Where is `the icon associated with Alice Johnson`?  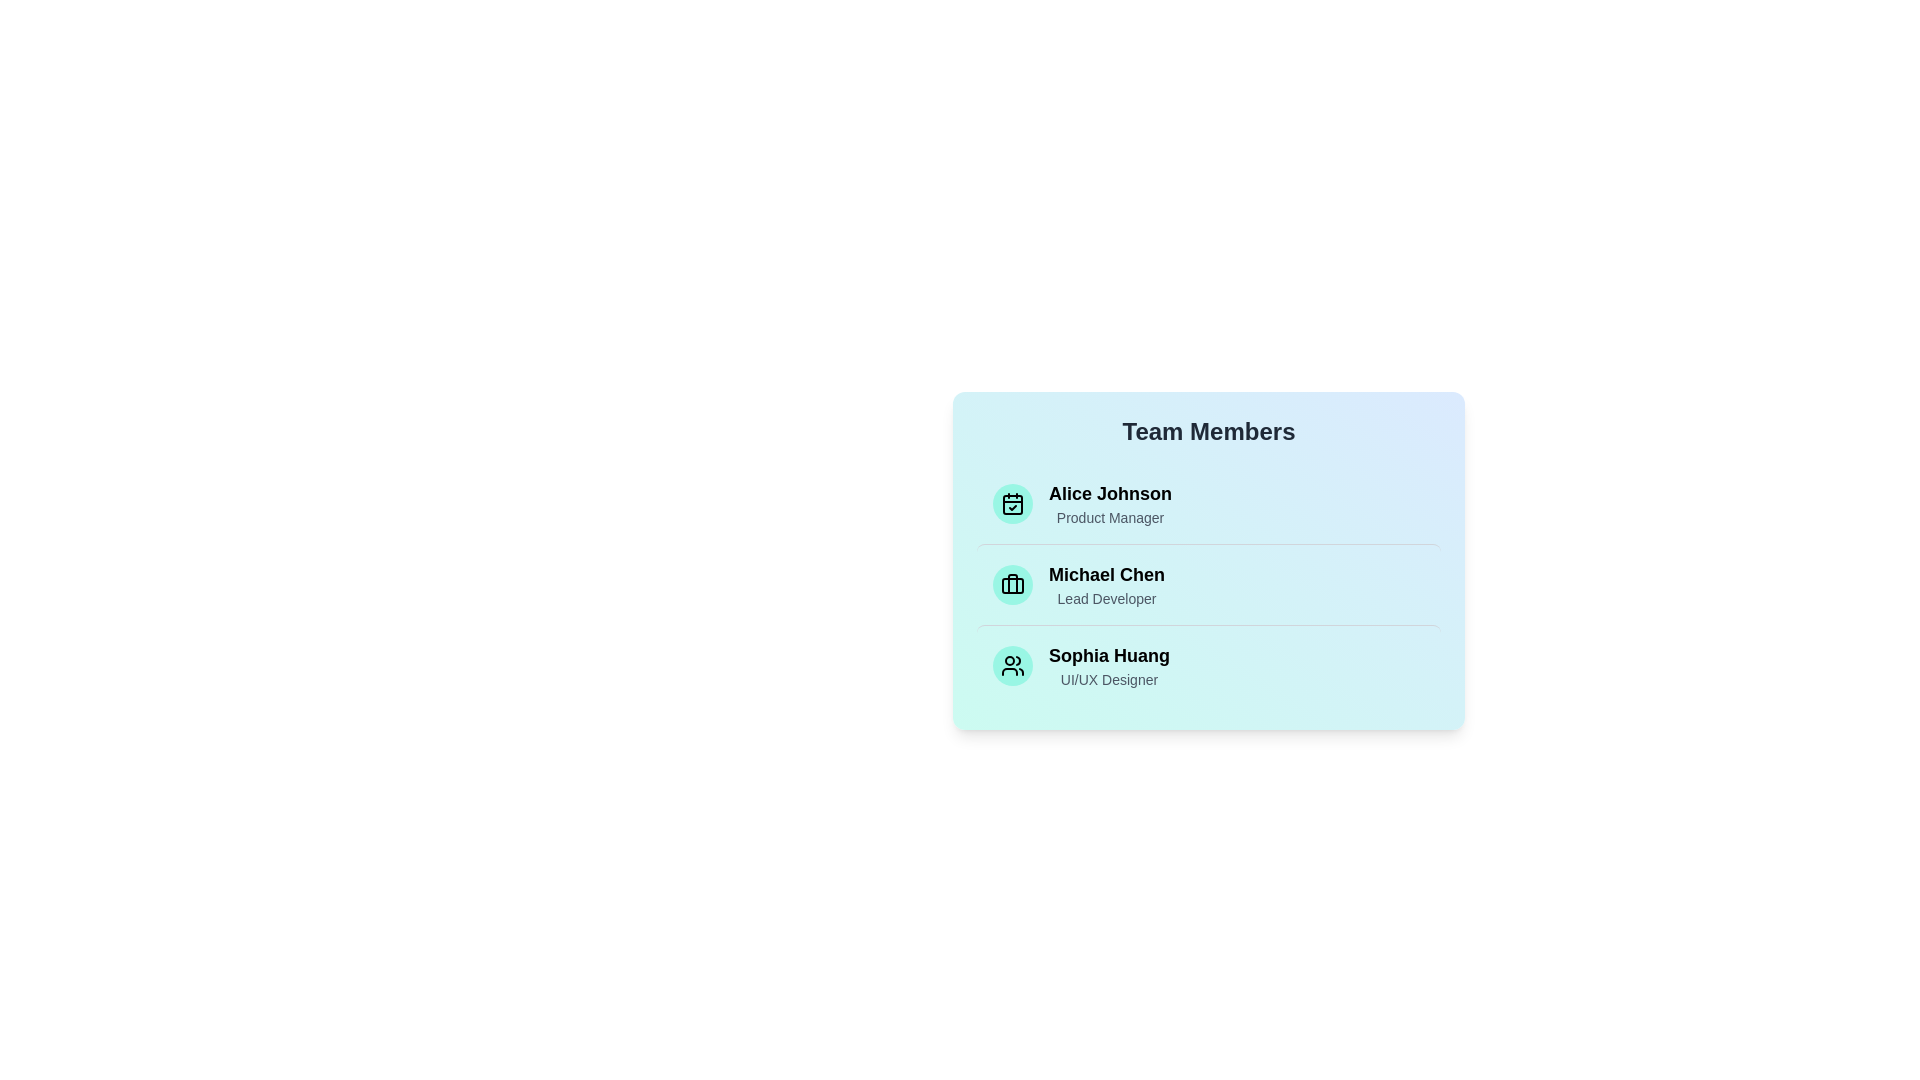
the icon associated with Alice Johnson is located at coordinates (1012, 503).